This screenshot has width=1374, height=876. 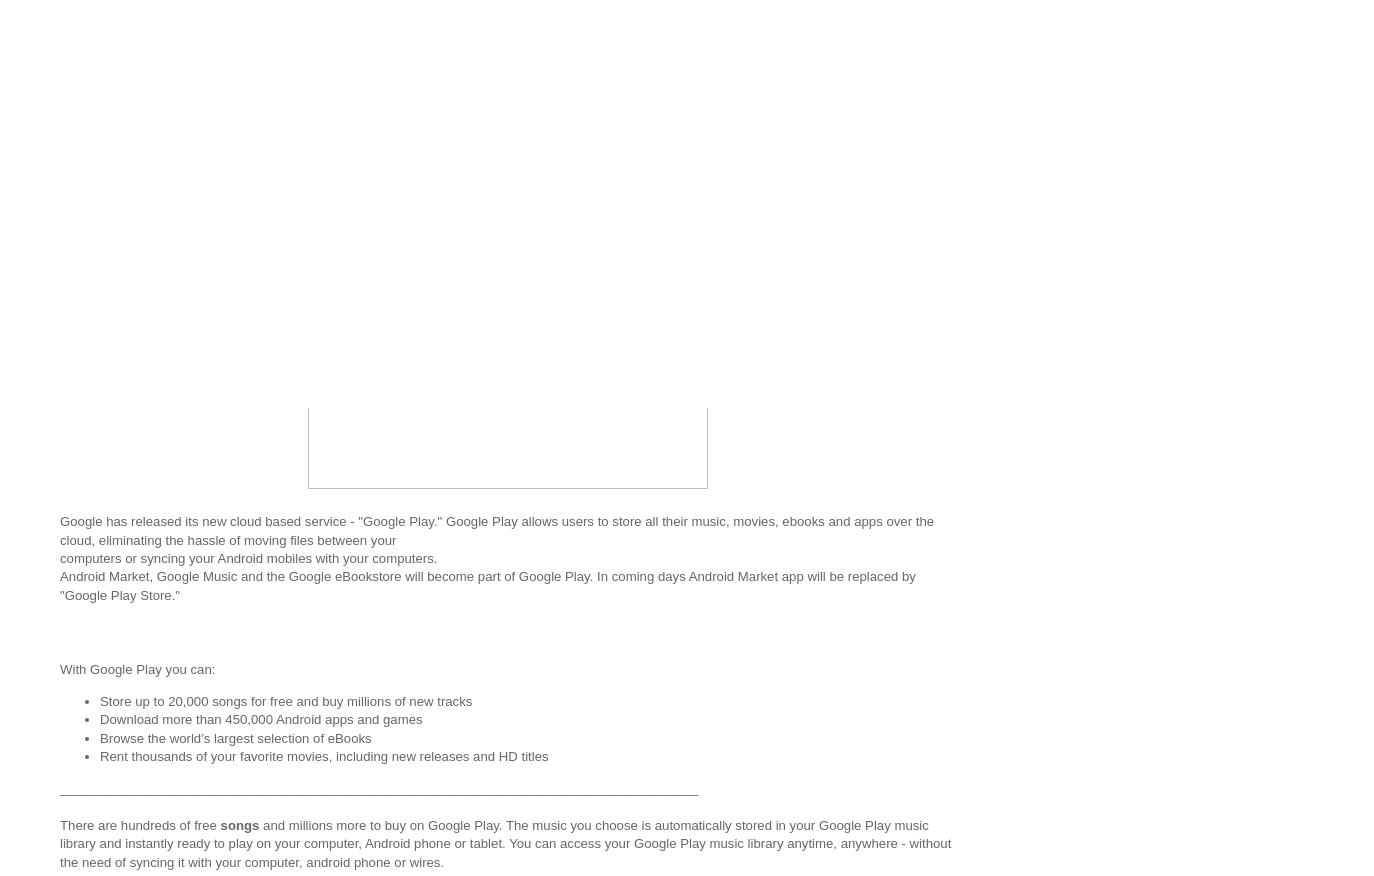 What do you see at coordinates (59, 557) in the screenshot?
I see `'computers or syncing your Android mobiles with your computers.'` at bounding box center [59, 557].